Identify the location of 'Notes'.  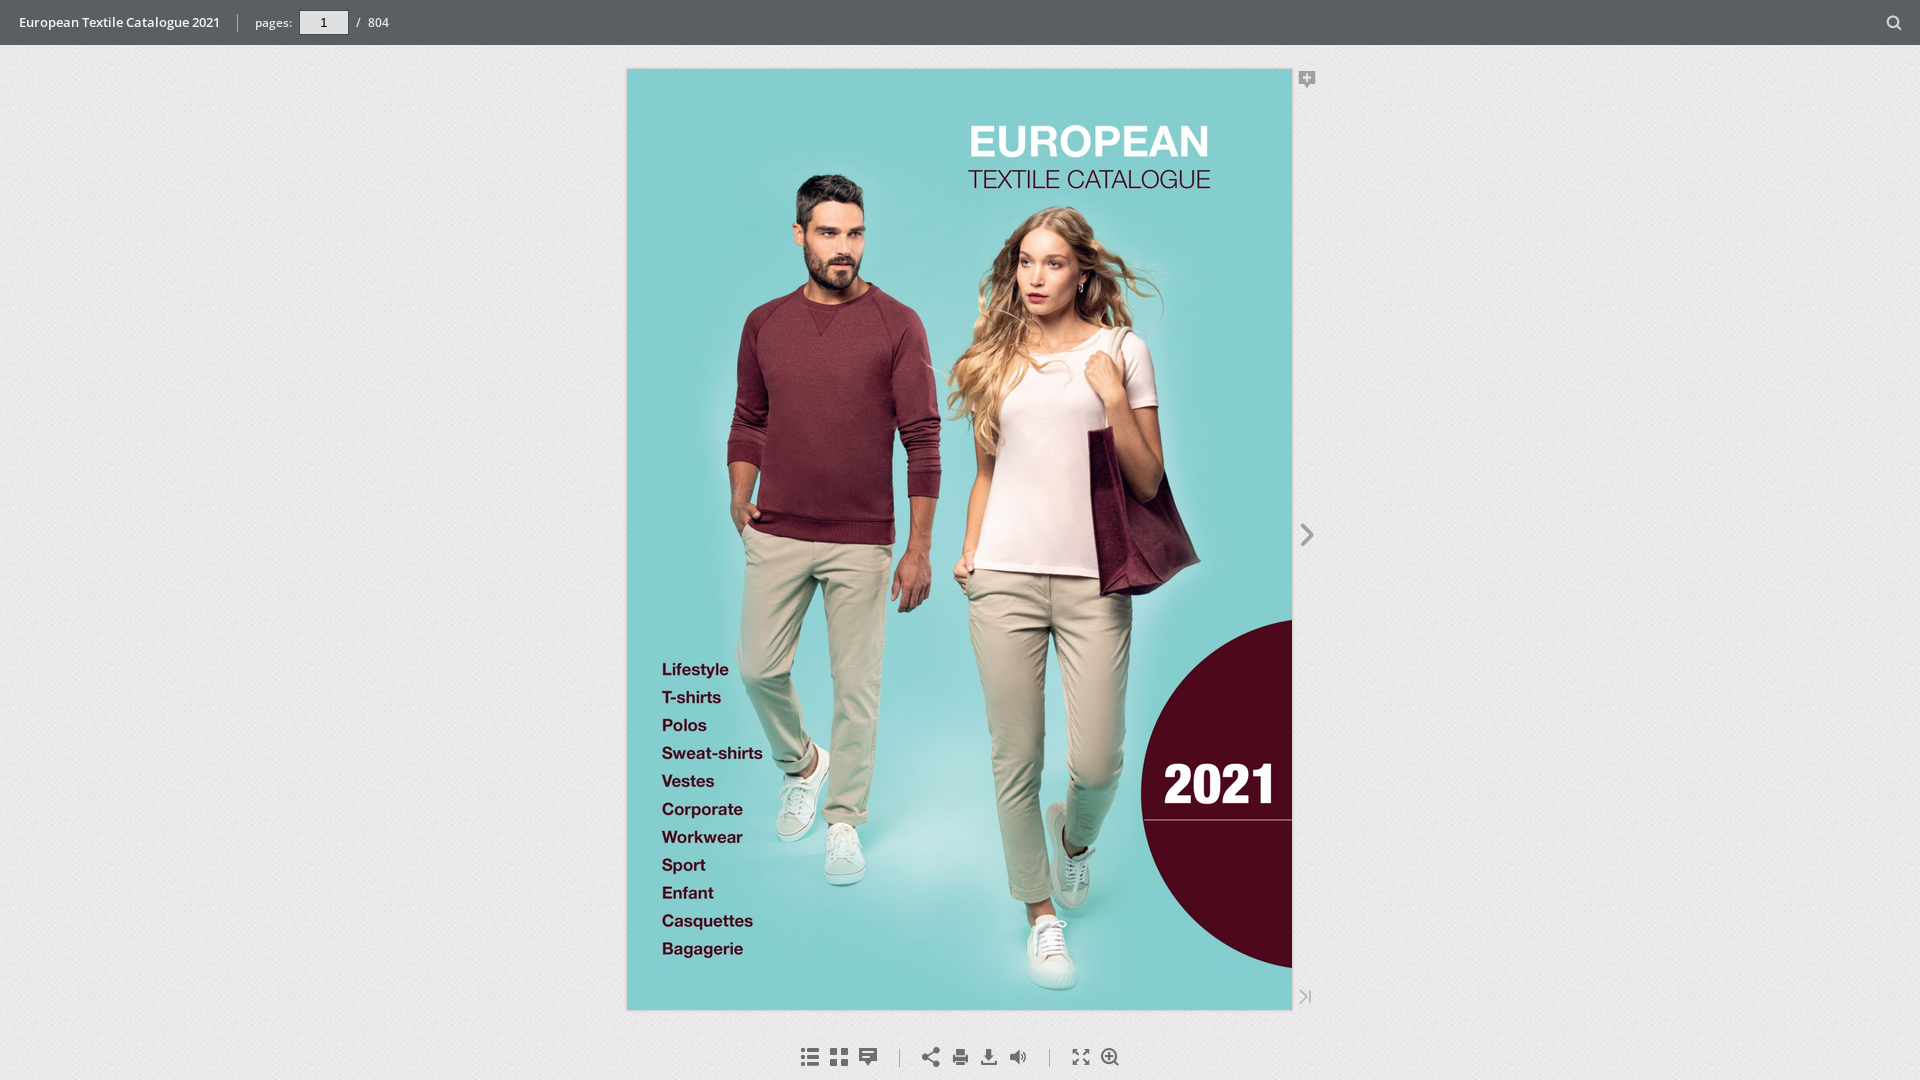
(854, 1056).